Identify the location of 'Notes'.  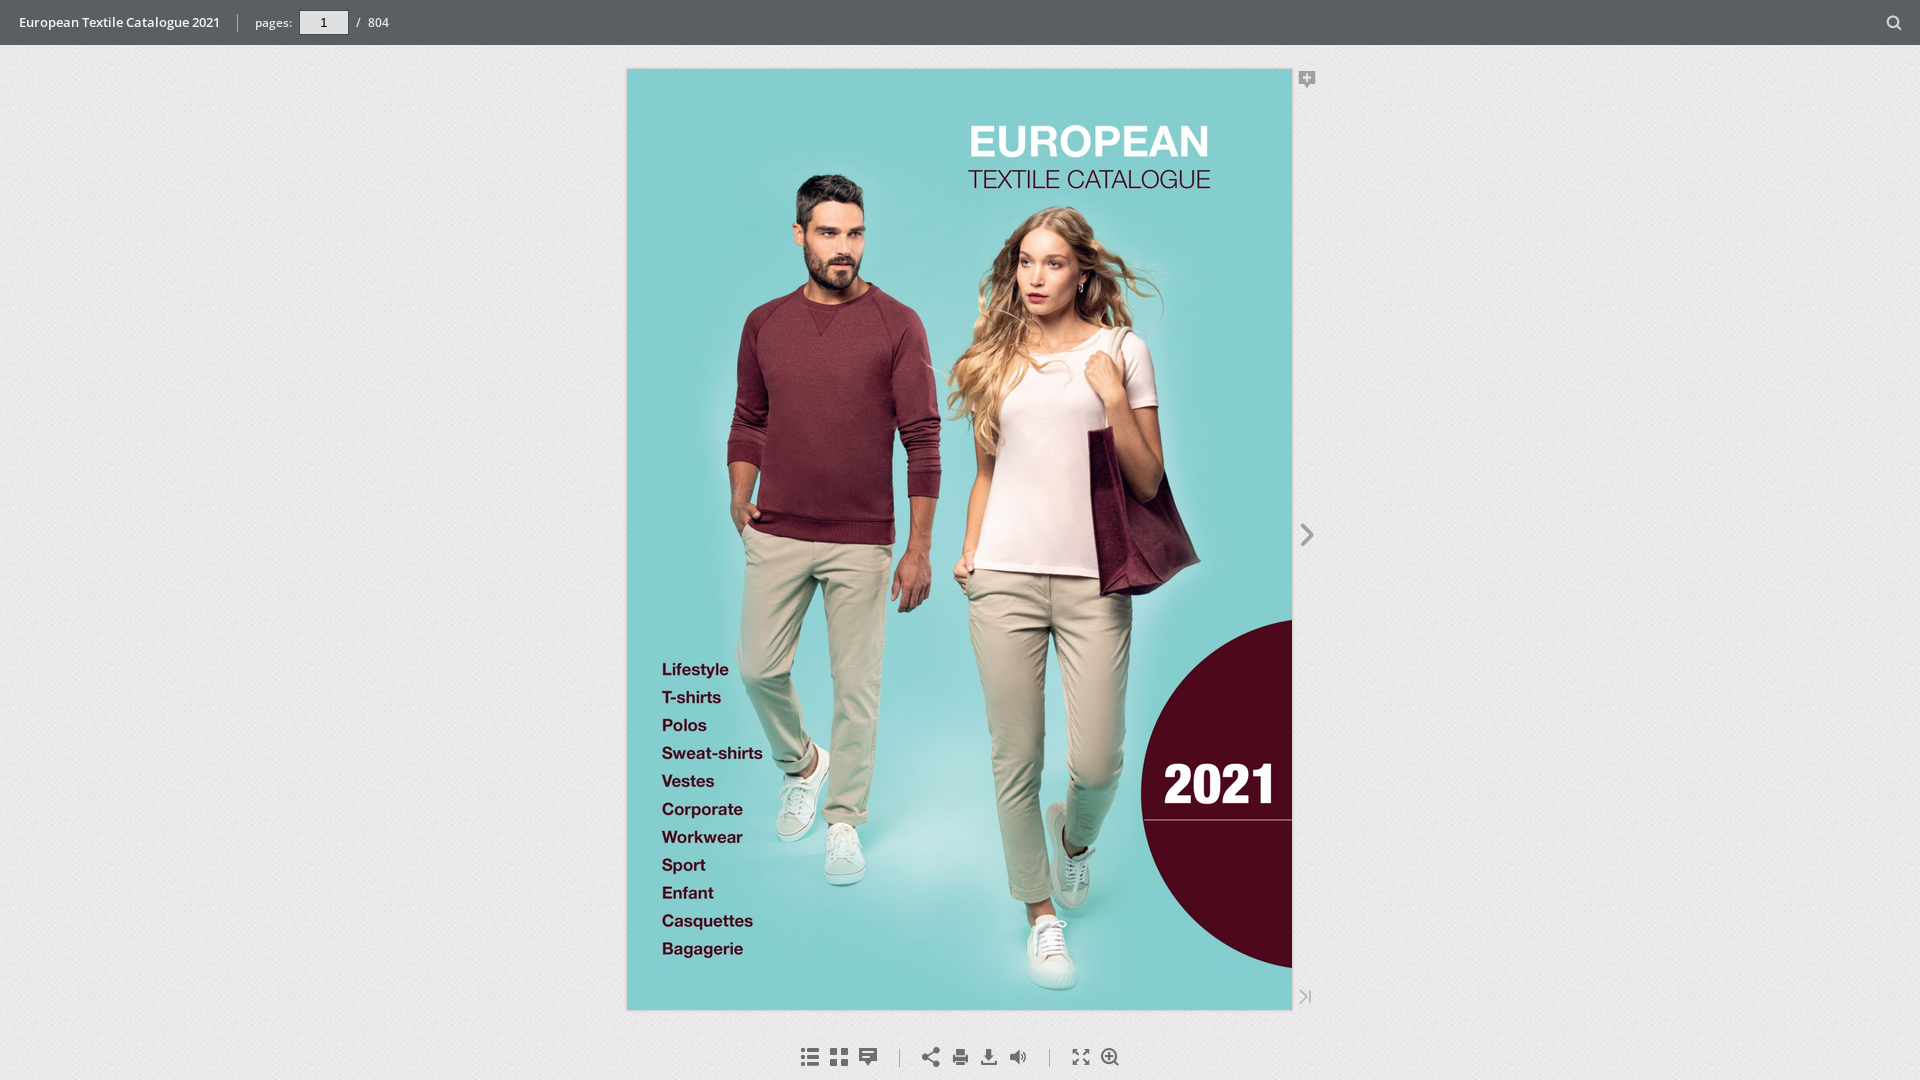
(854, 1056).